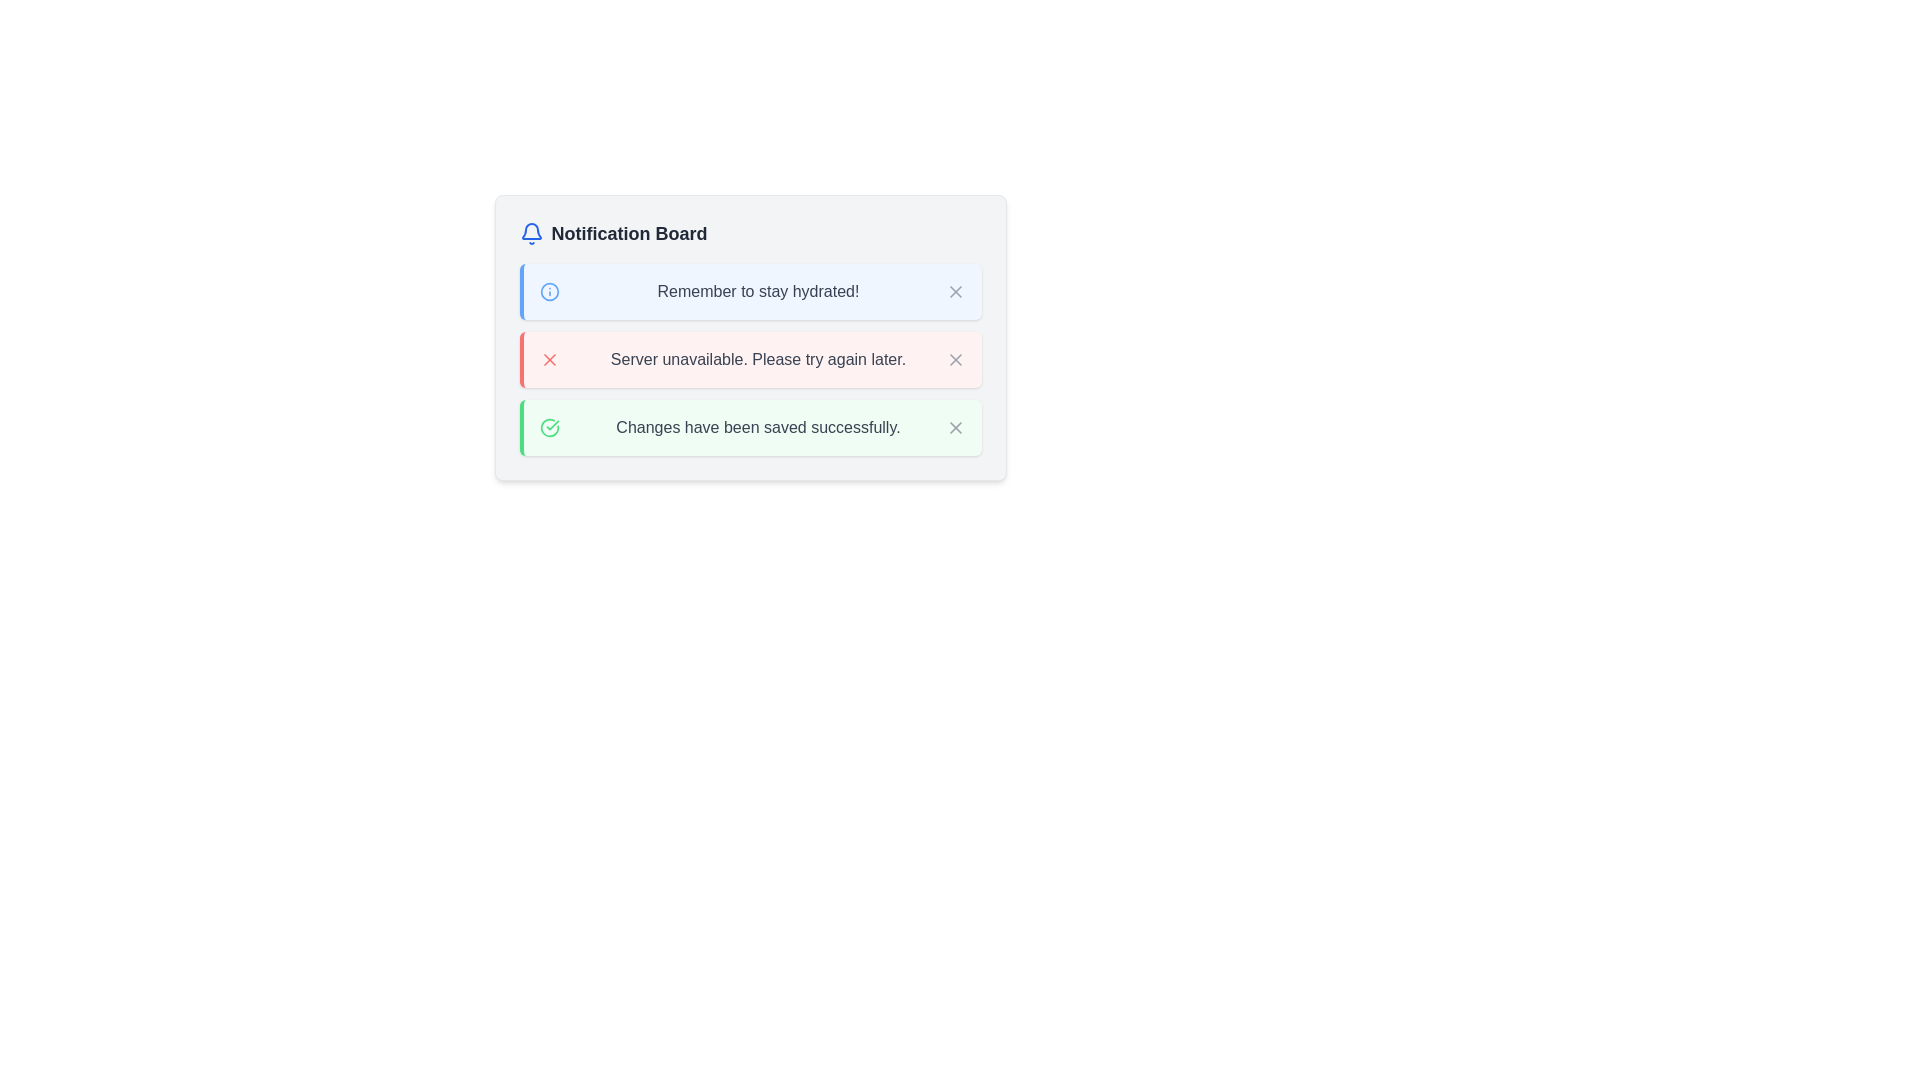 The image size is (1920, 1080). I want to click on the info symbol, which is a vector graphic circle located to the left of the 'Notification Board' panel header, so click(549, 292).